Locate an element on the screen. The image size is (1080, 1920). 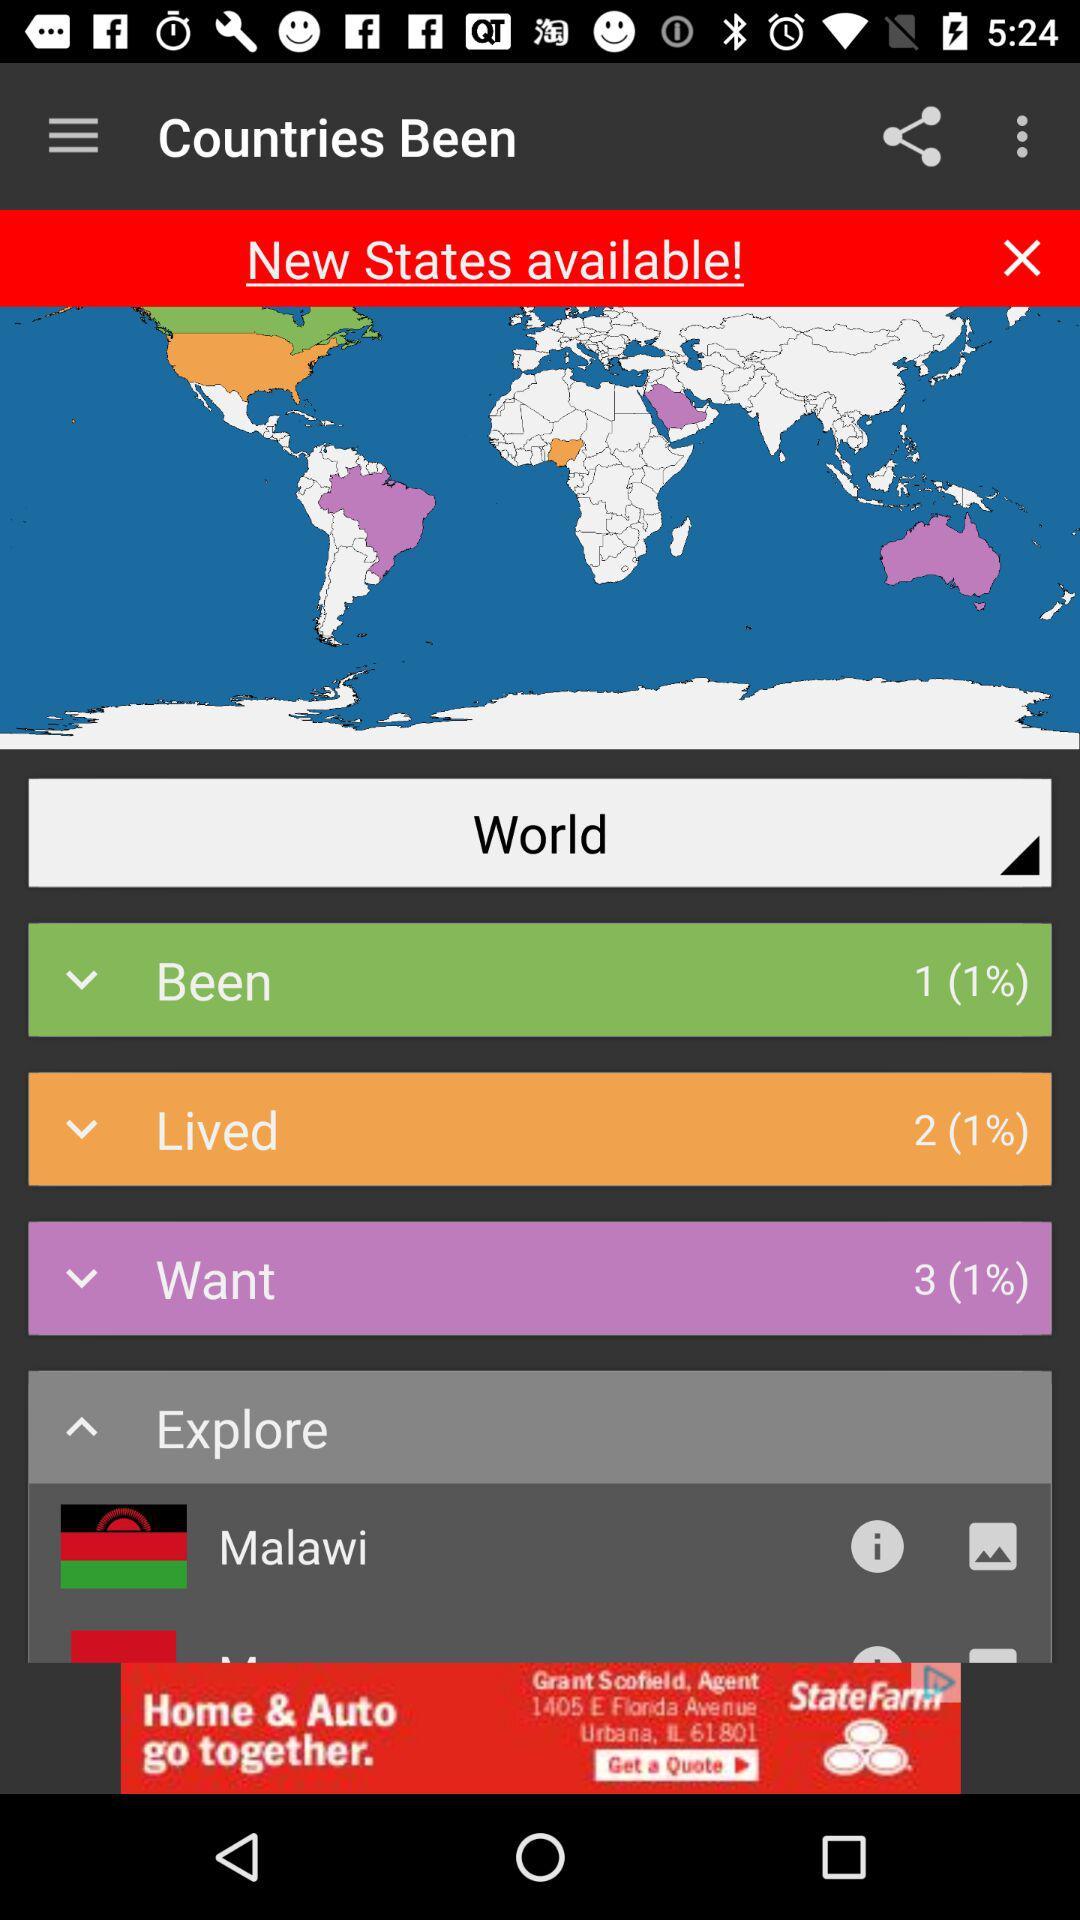
the close icon is located at coordinates (1022, 257).